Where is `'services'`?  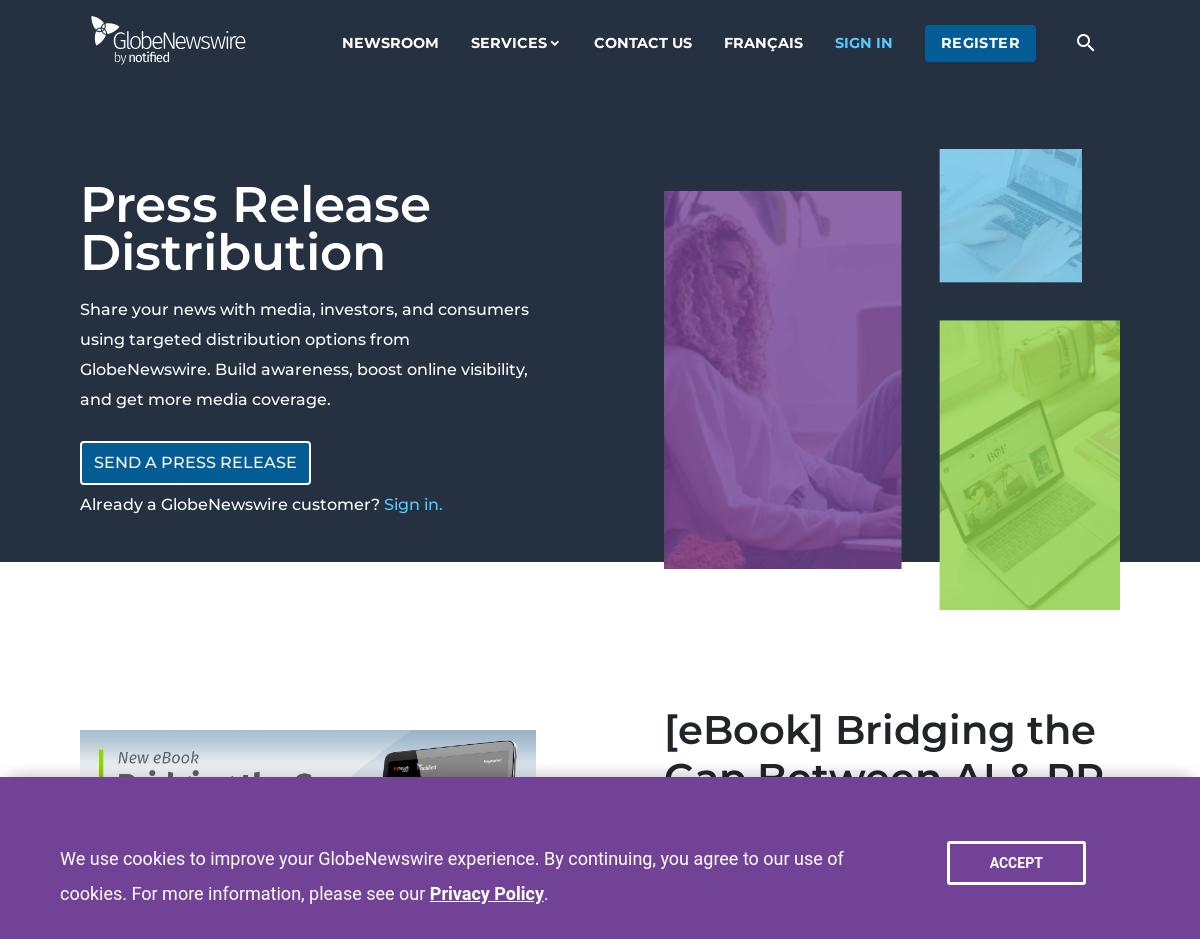 'services' is located at coordinates (506, 40).